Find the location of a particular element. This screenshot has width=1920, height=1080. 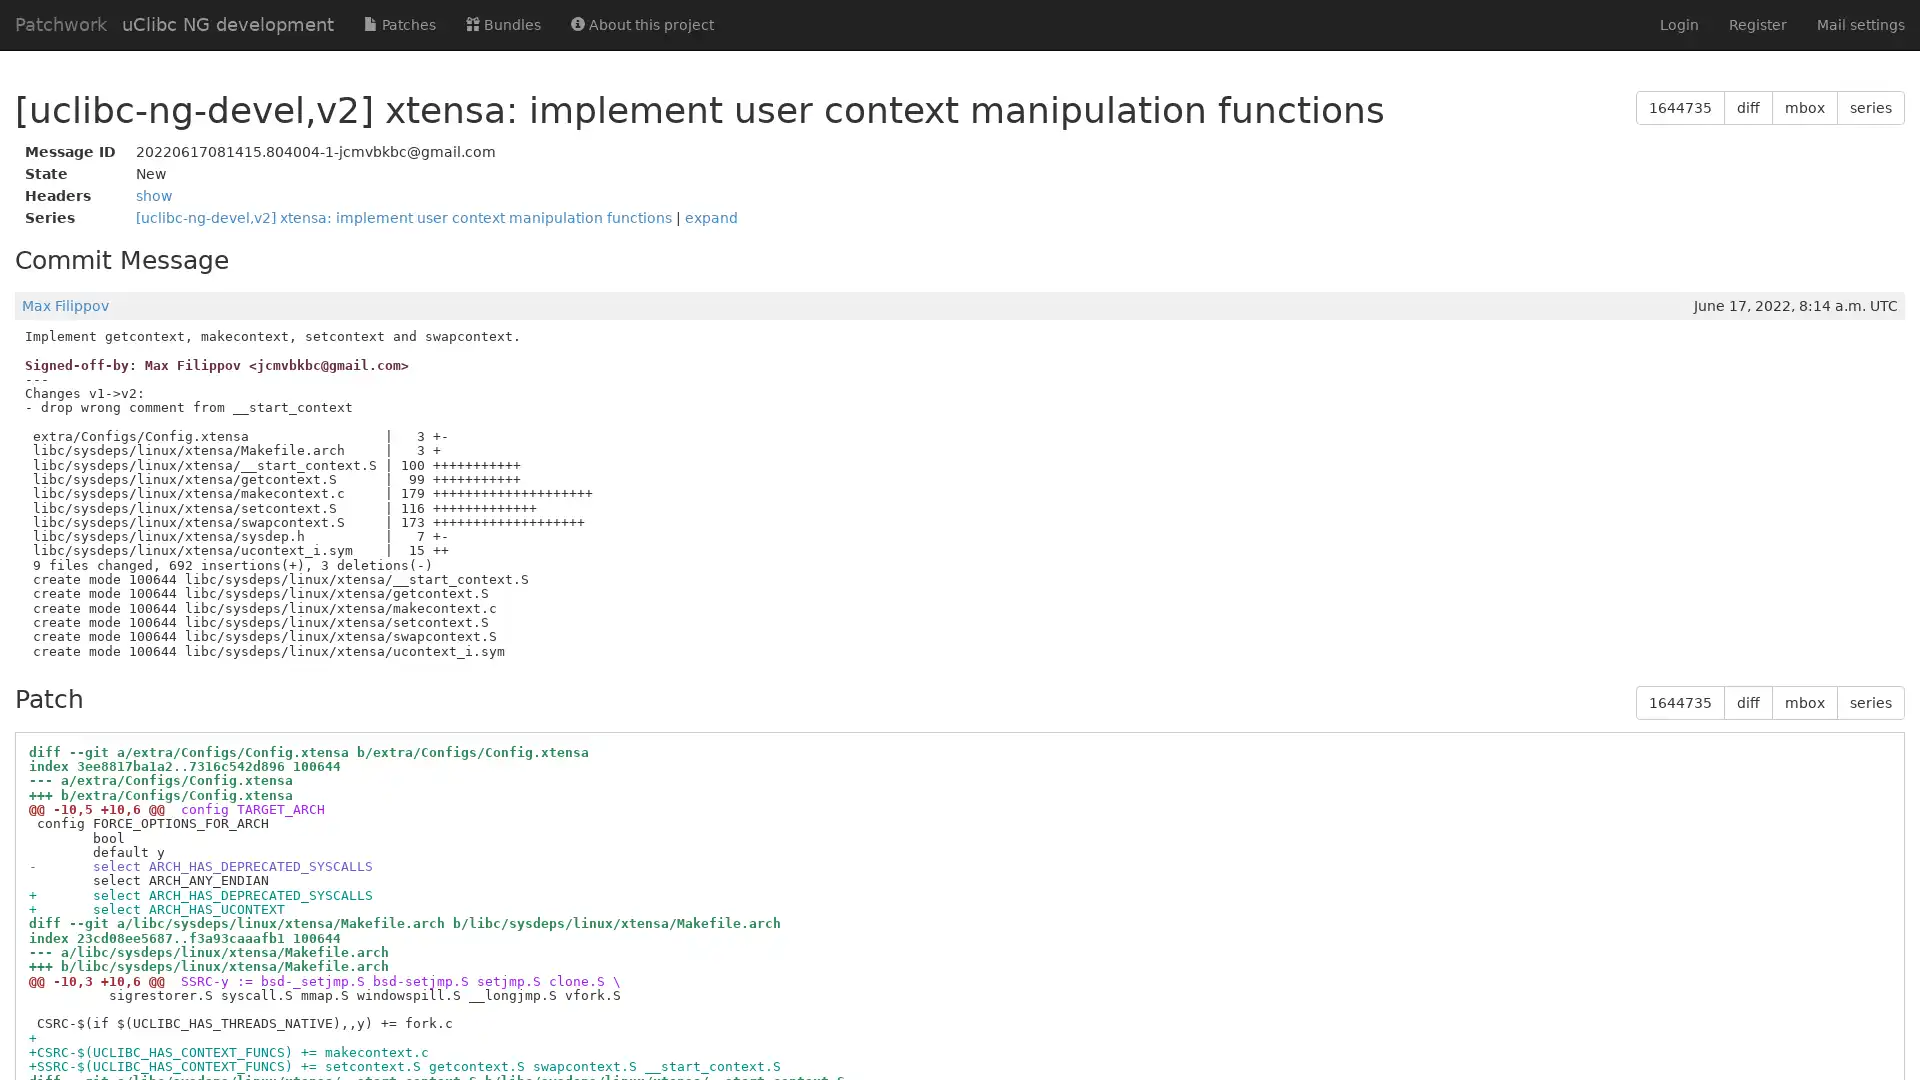

mbox is located at coordinates (1804, 701).